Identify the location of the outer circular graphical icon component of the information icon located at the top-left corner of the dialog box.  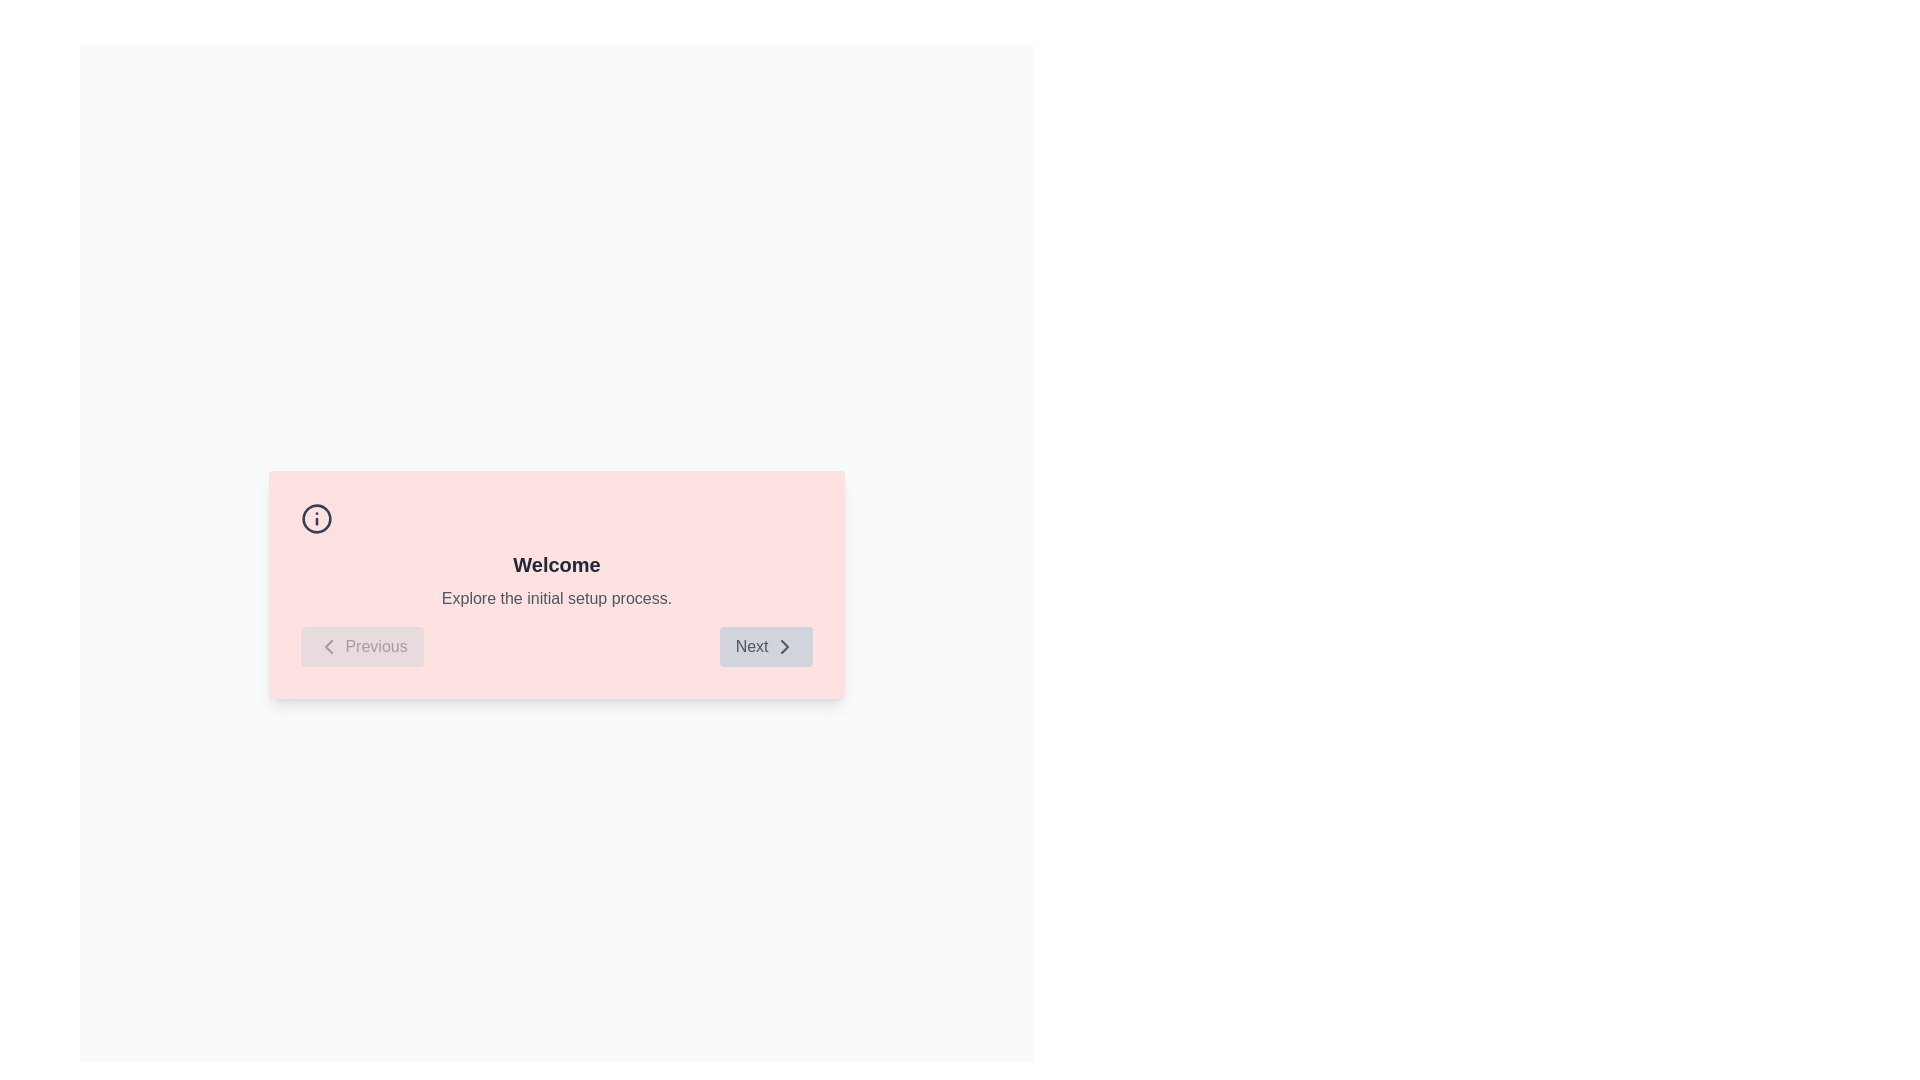
(315, 516).